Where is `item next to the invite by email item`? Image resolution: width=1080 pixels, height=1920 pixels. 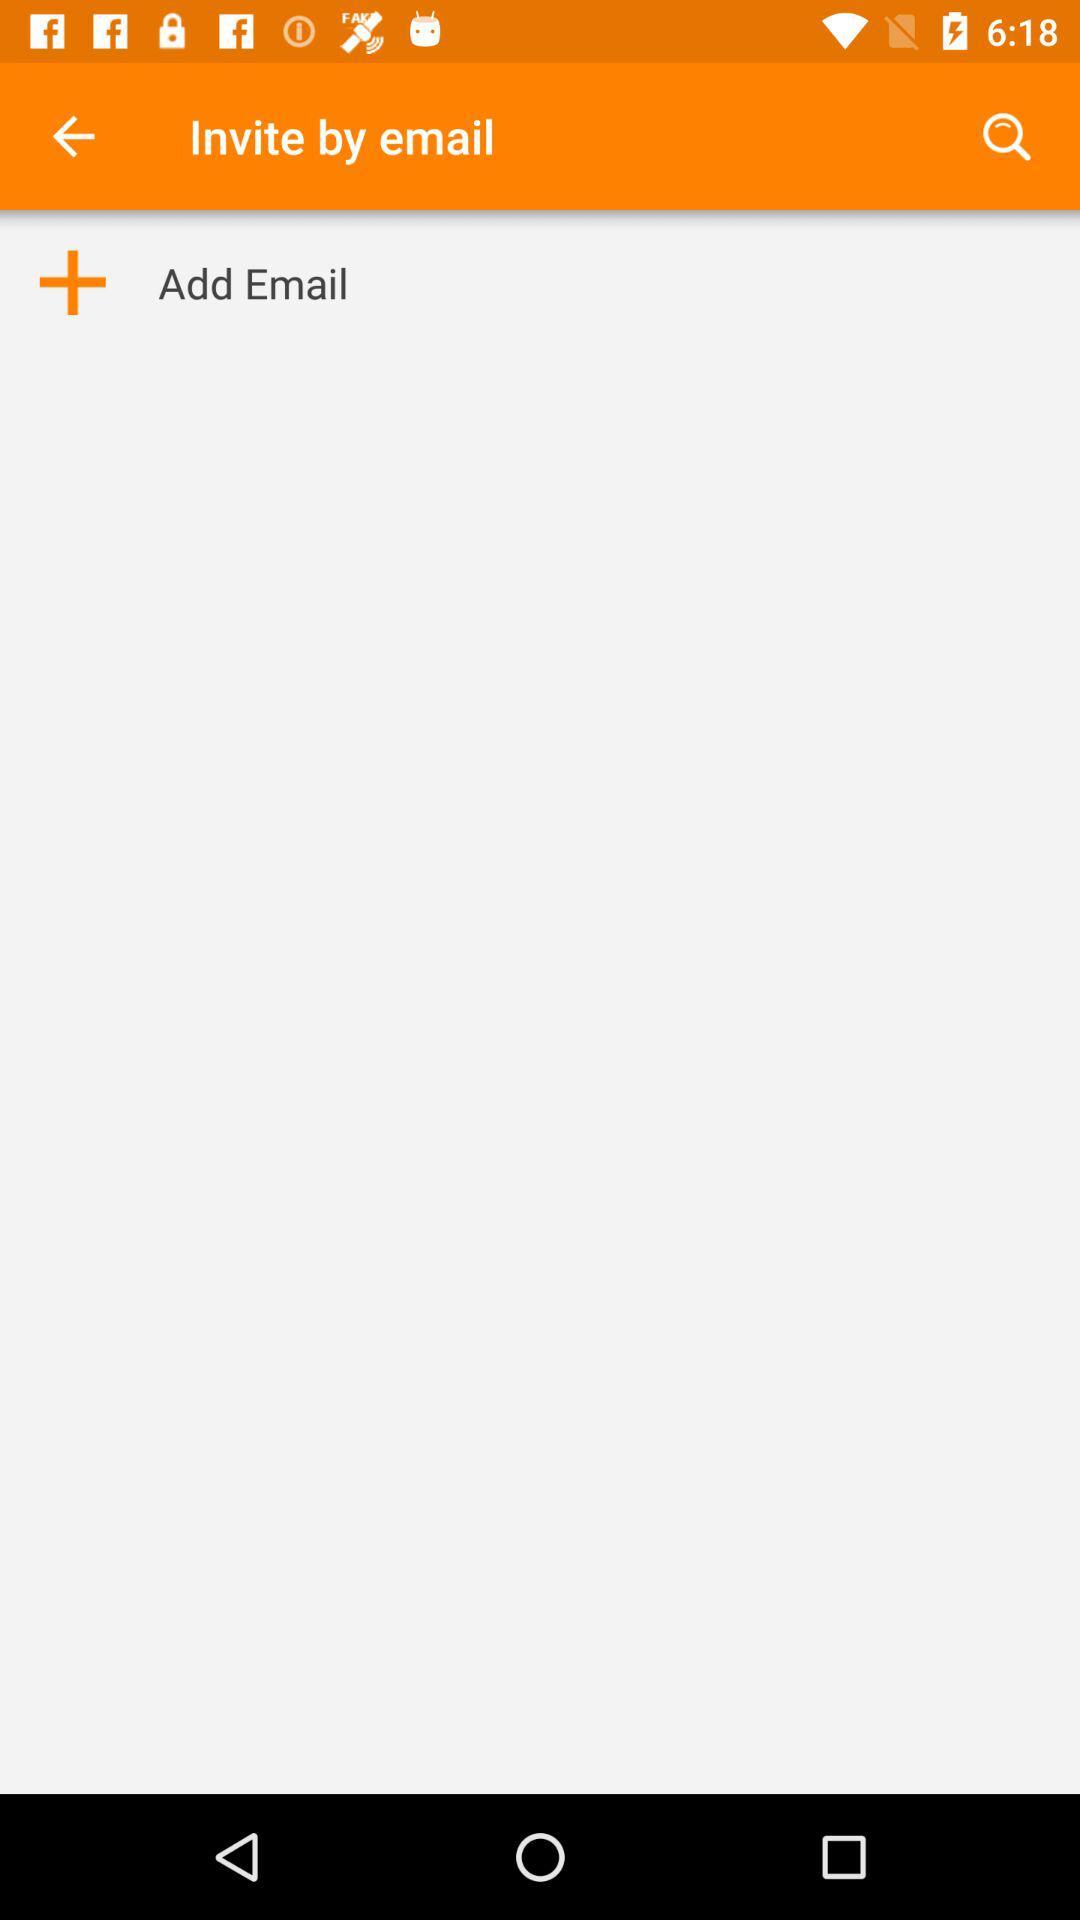
item next to the invite by email item is located at coordinates (72, 135).